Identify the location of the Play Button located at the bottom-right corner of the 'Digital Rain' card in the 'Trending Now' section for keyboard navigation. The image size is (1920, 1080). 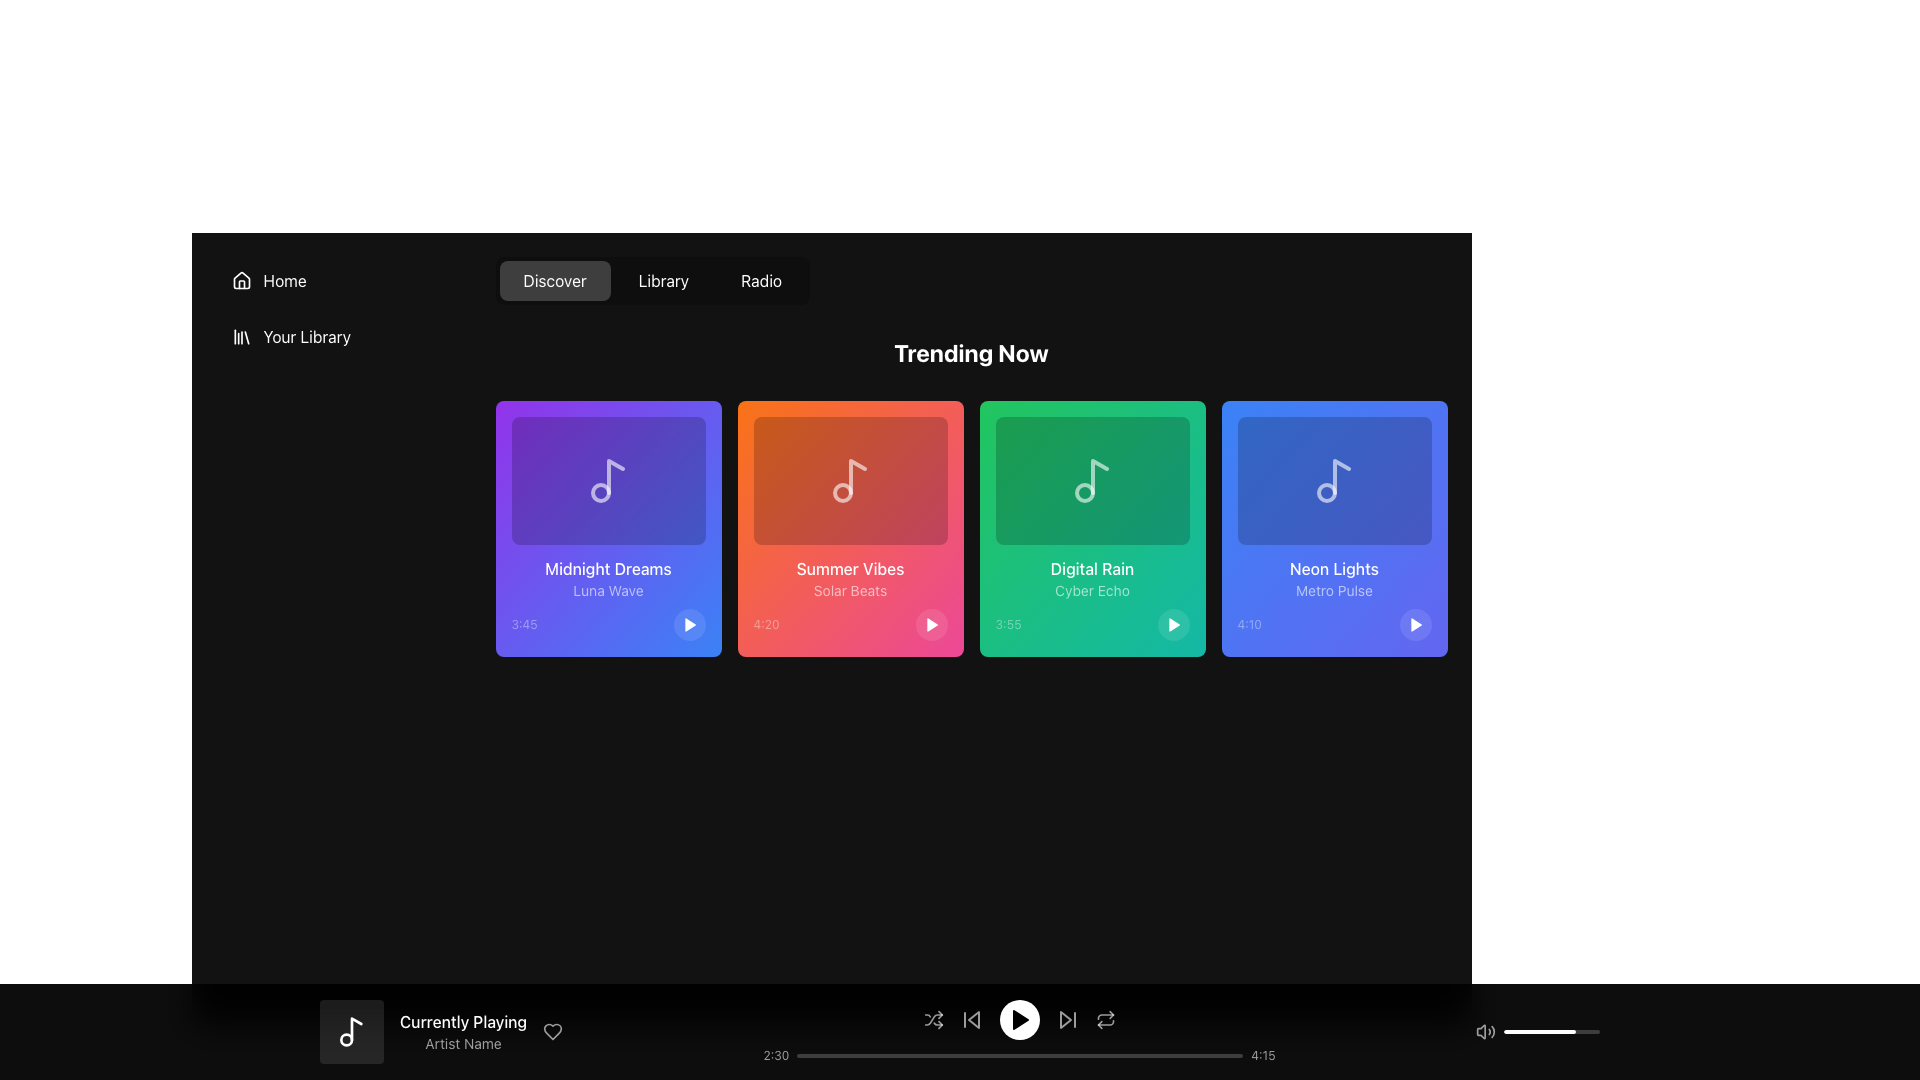
(1173, 623).